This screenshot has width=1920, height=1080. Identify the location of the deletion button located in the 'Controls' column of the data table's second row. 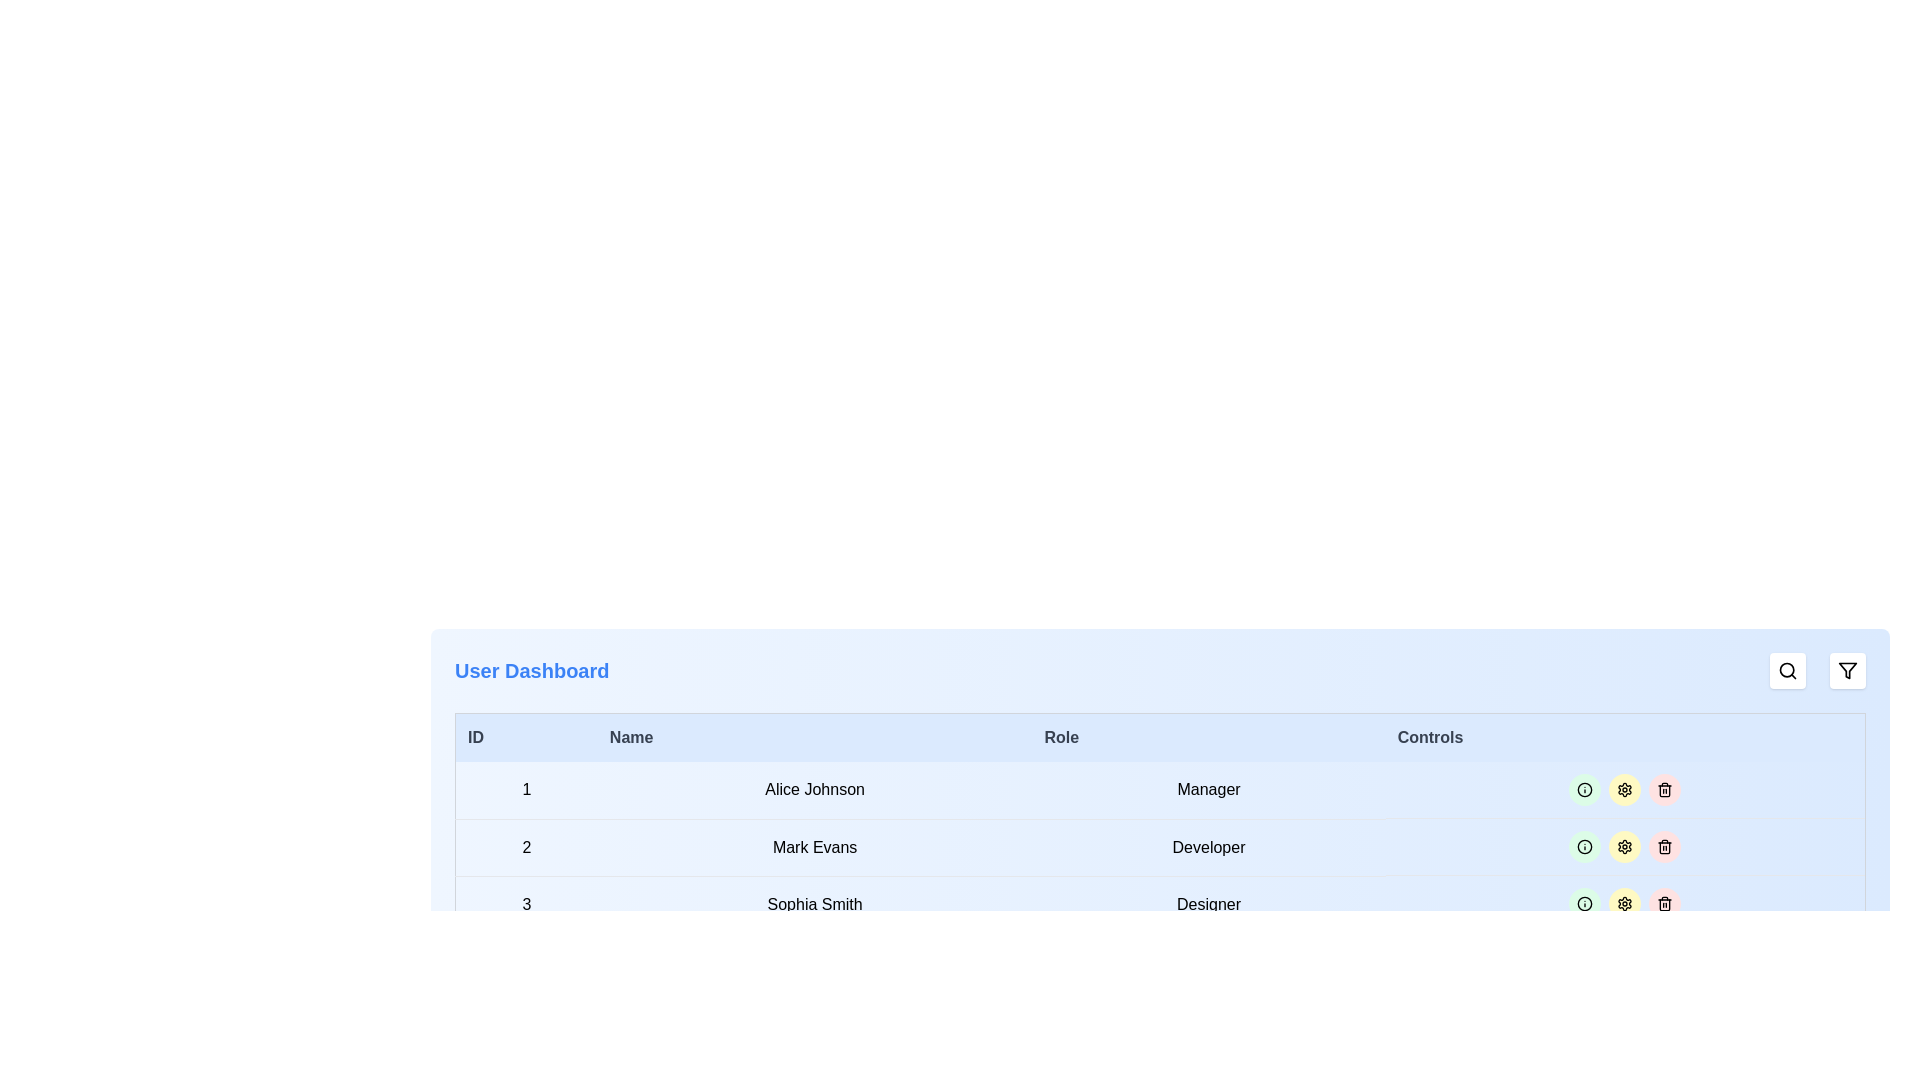
(1665, 847).